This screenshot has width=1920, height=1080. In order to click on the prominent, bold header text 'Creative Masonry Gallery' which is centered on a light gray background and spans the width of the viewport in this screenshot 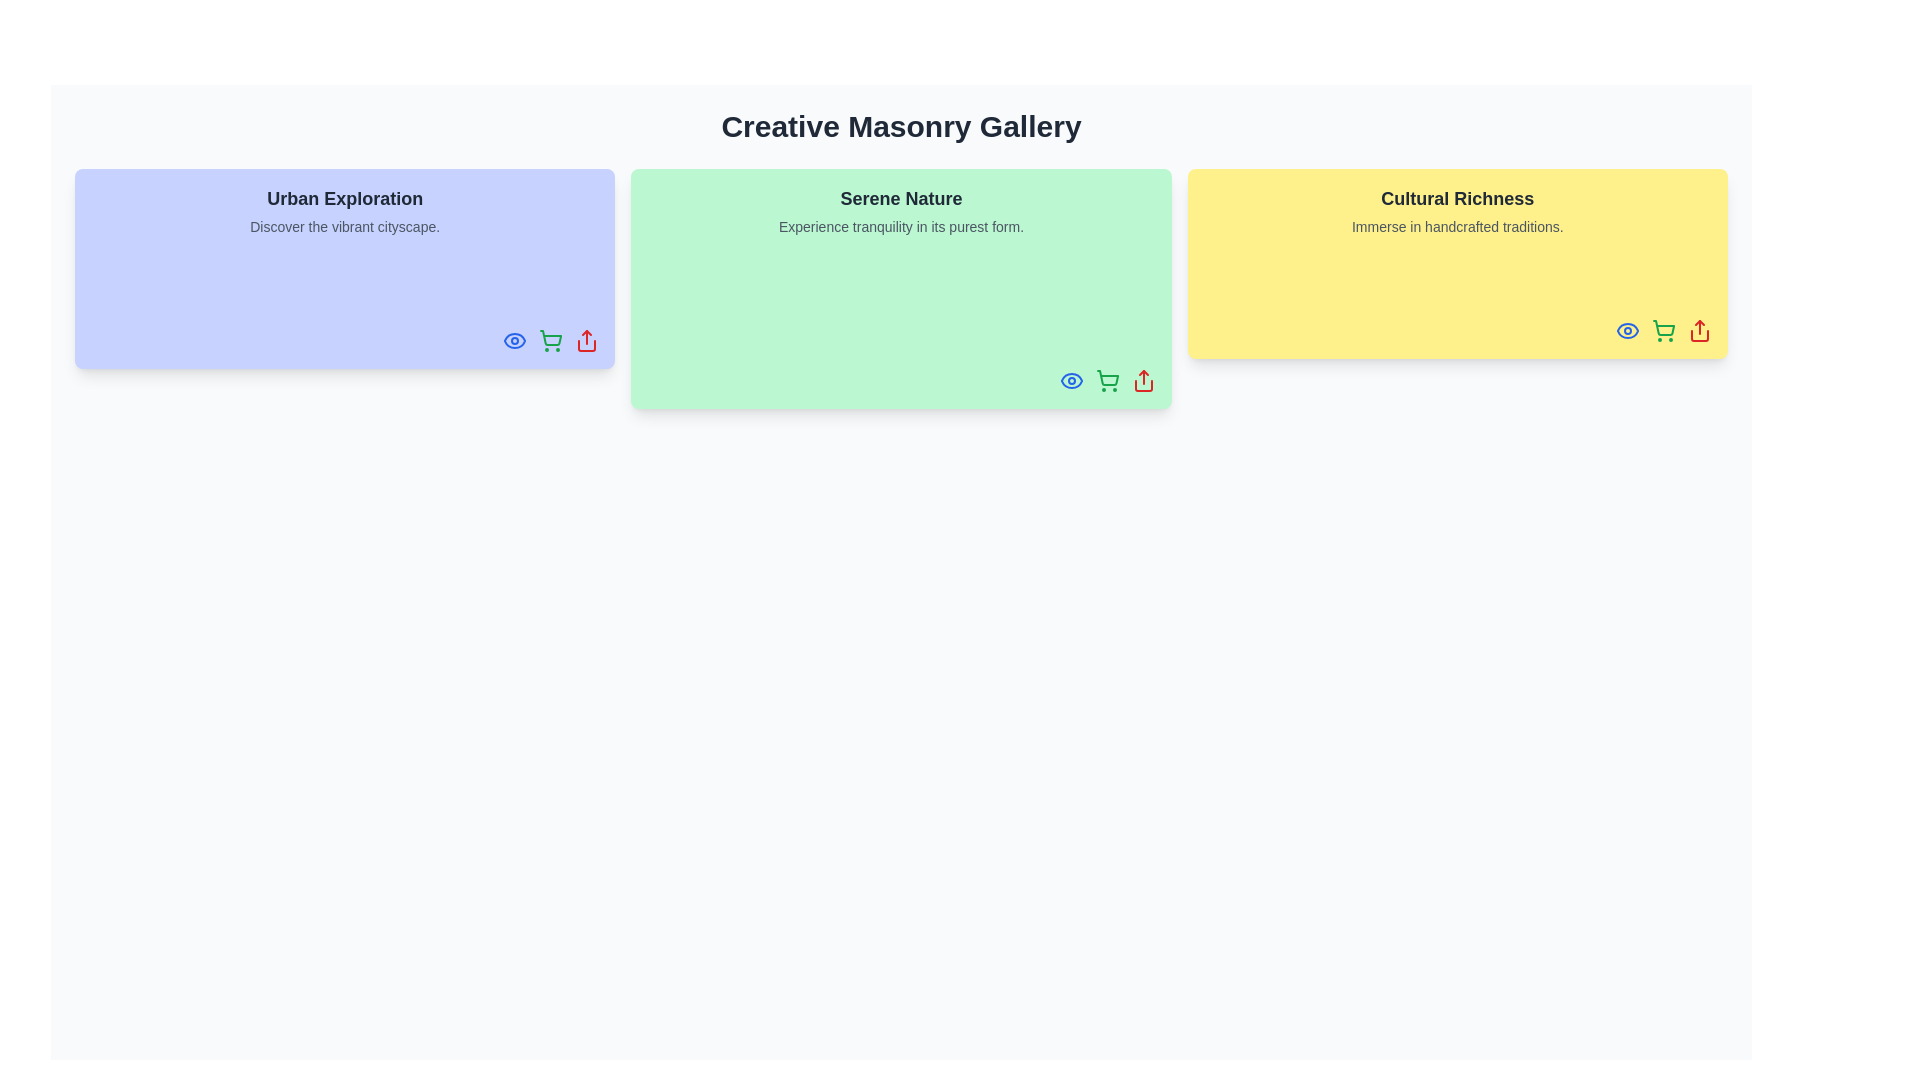, I will do `click(900, 127)`.